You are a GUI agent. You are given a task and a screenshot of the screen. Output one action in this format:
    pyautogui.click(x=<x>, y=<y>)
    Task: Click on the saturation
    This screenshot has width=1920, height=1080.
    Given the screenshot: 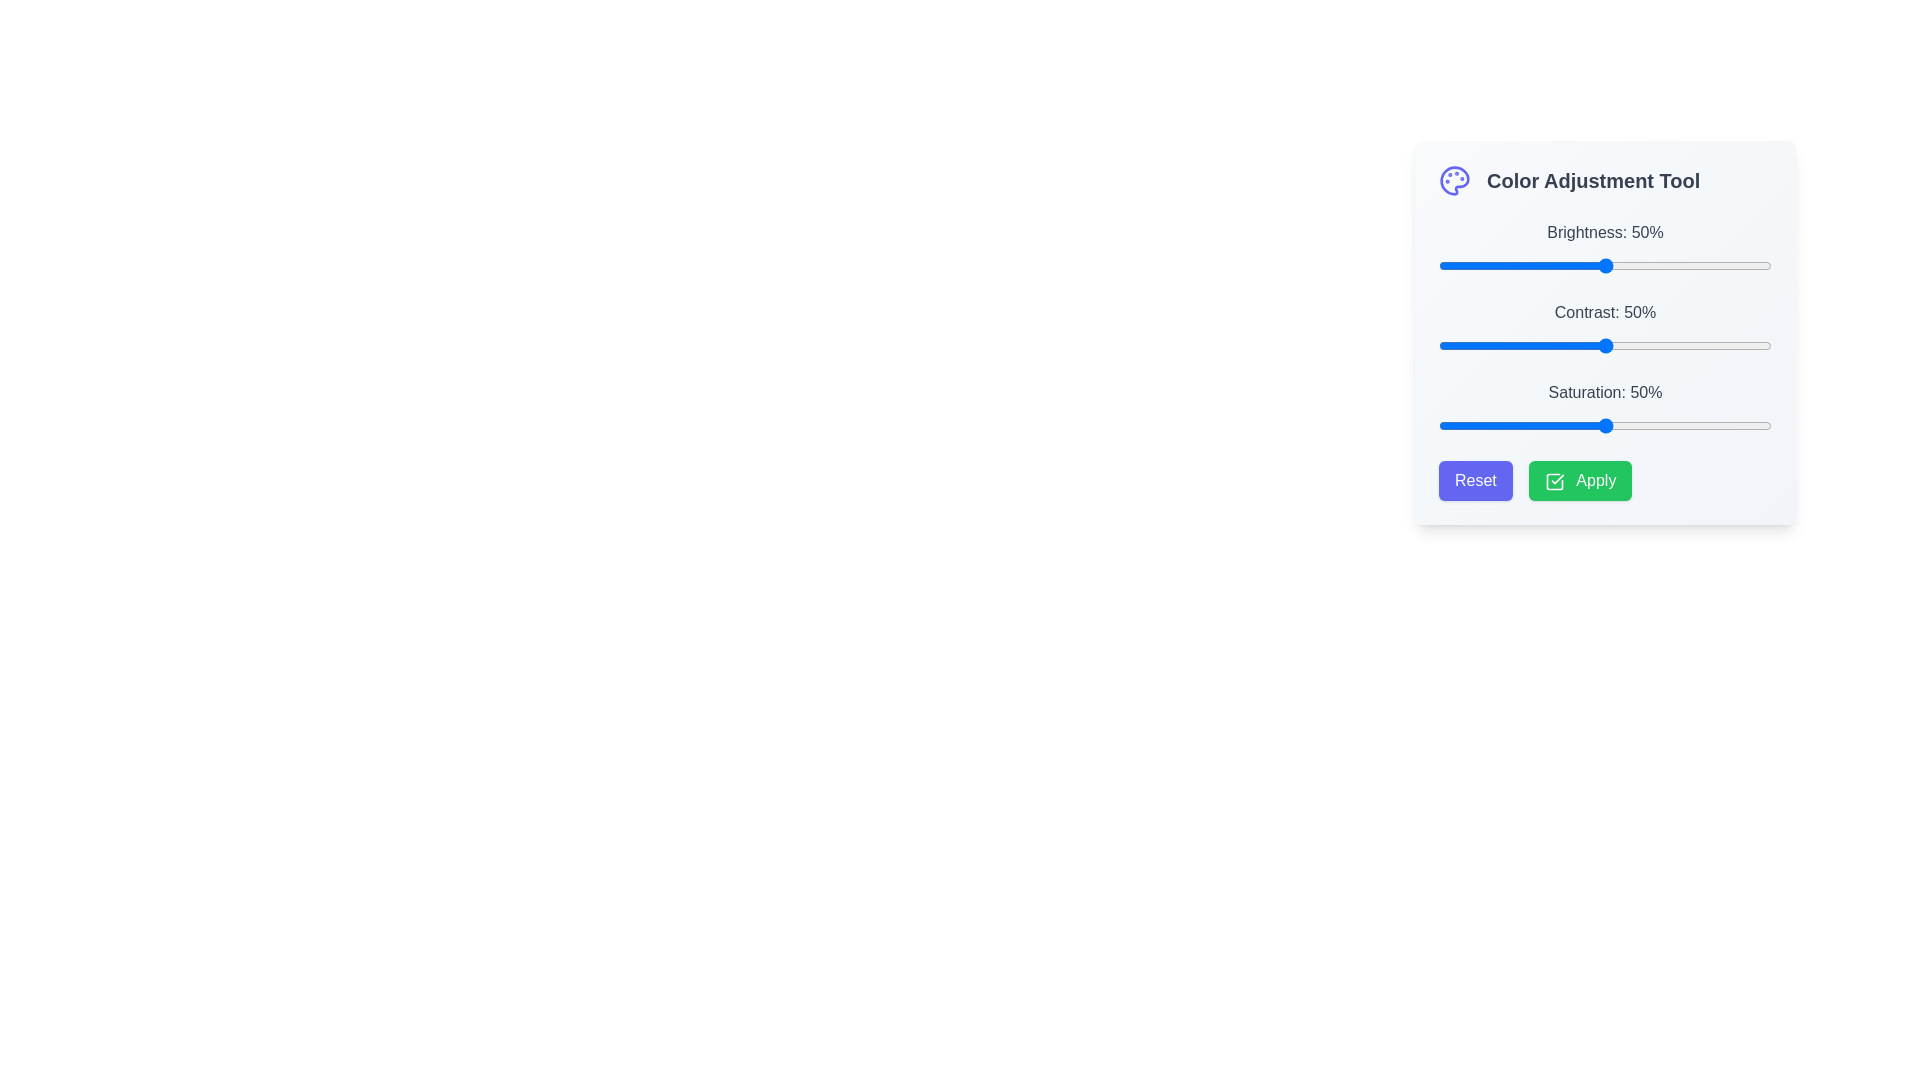 What is the action you would take?
    pyautogui.click(x=1737, y=424)
    